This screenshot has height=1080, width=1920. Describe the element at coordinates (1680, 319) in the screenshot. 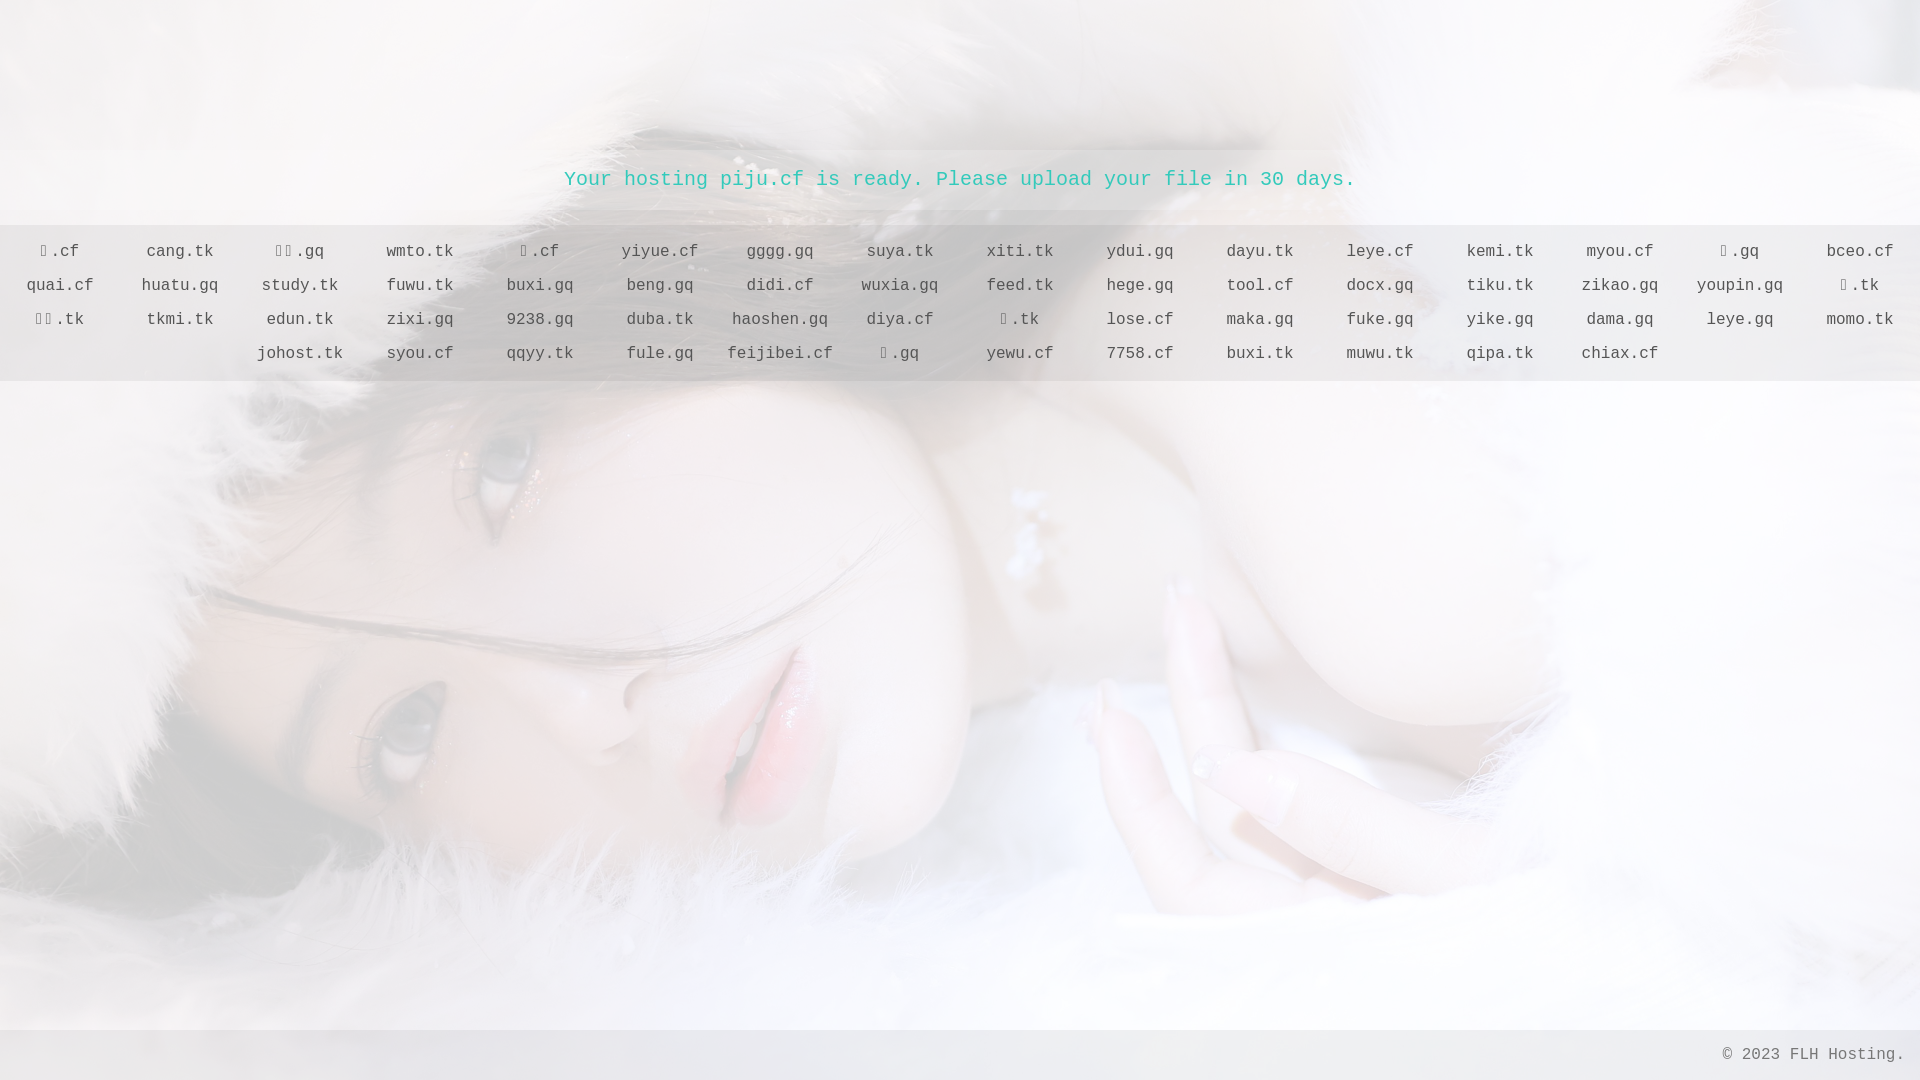

I see `'leye.gq'` at that location.